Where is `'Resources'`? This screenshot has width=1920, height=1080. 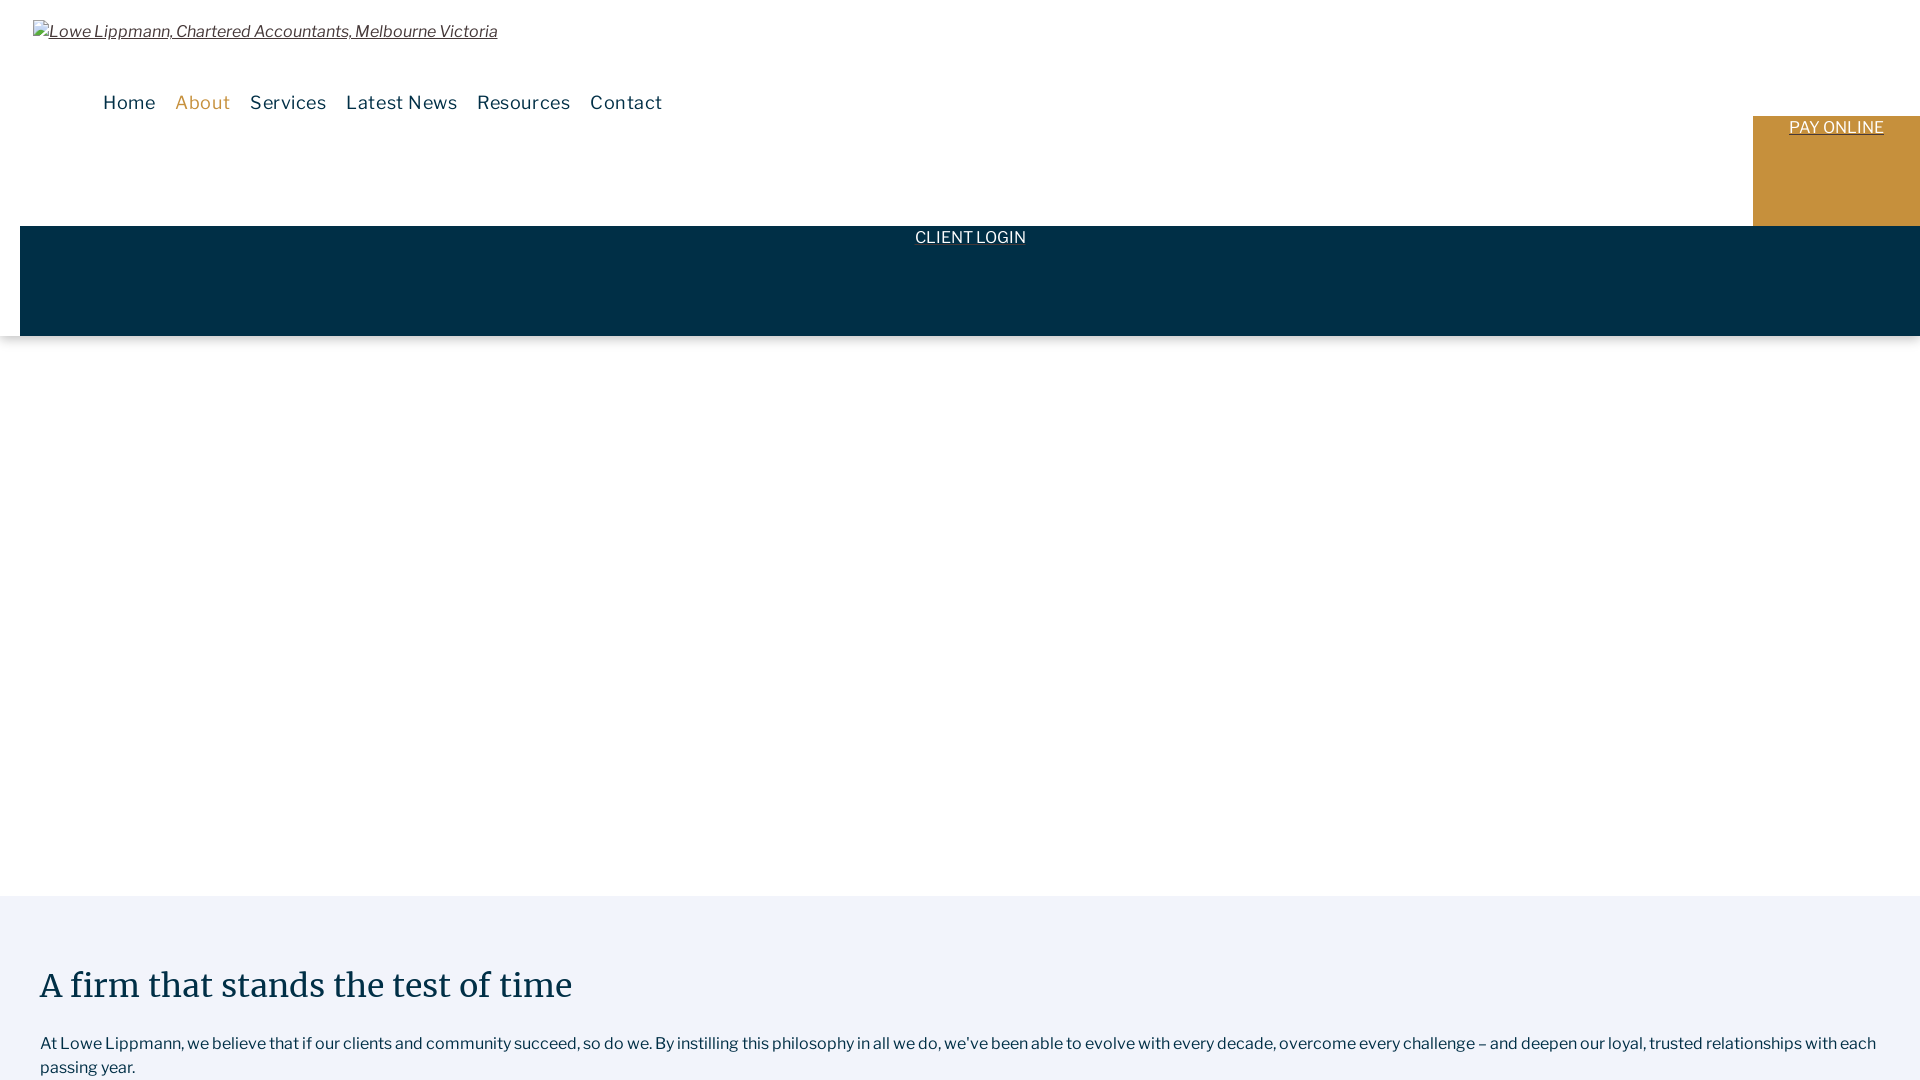 'Resources' is located at coordinates (523, 102).